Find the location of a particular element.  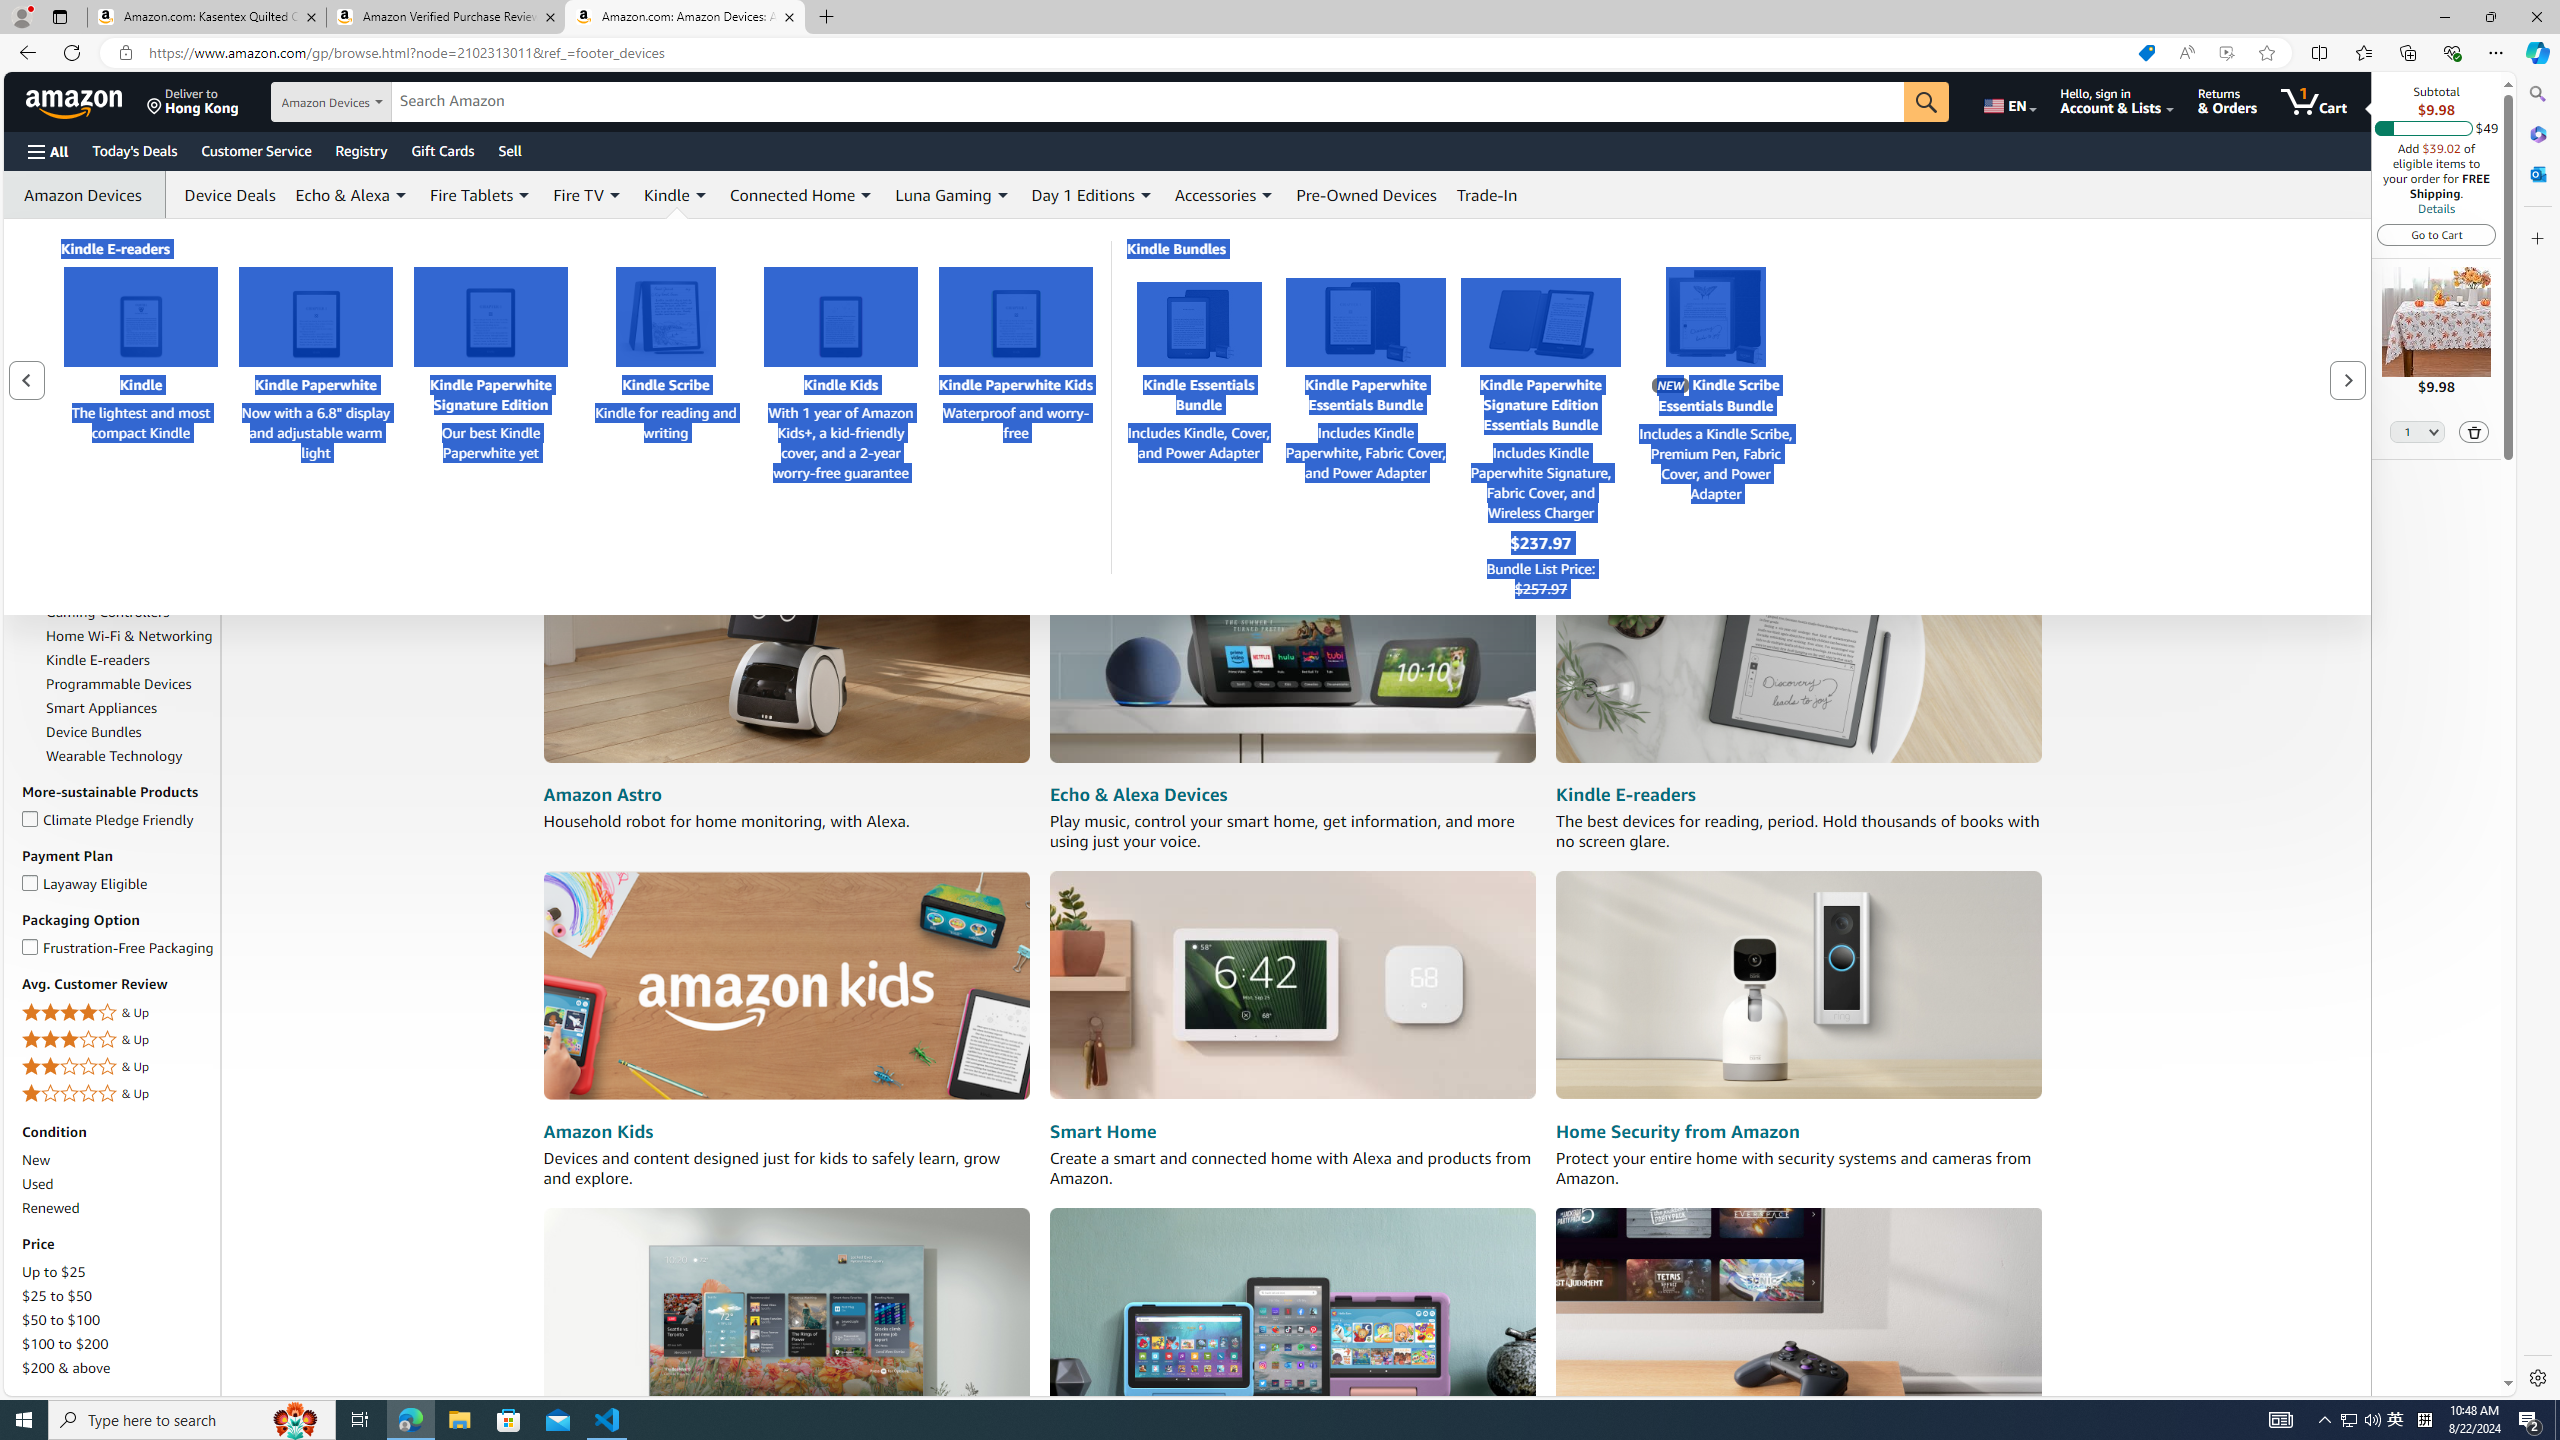

'Last 90 days' is located at coordinates (61, 294).